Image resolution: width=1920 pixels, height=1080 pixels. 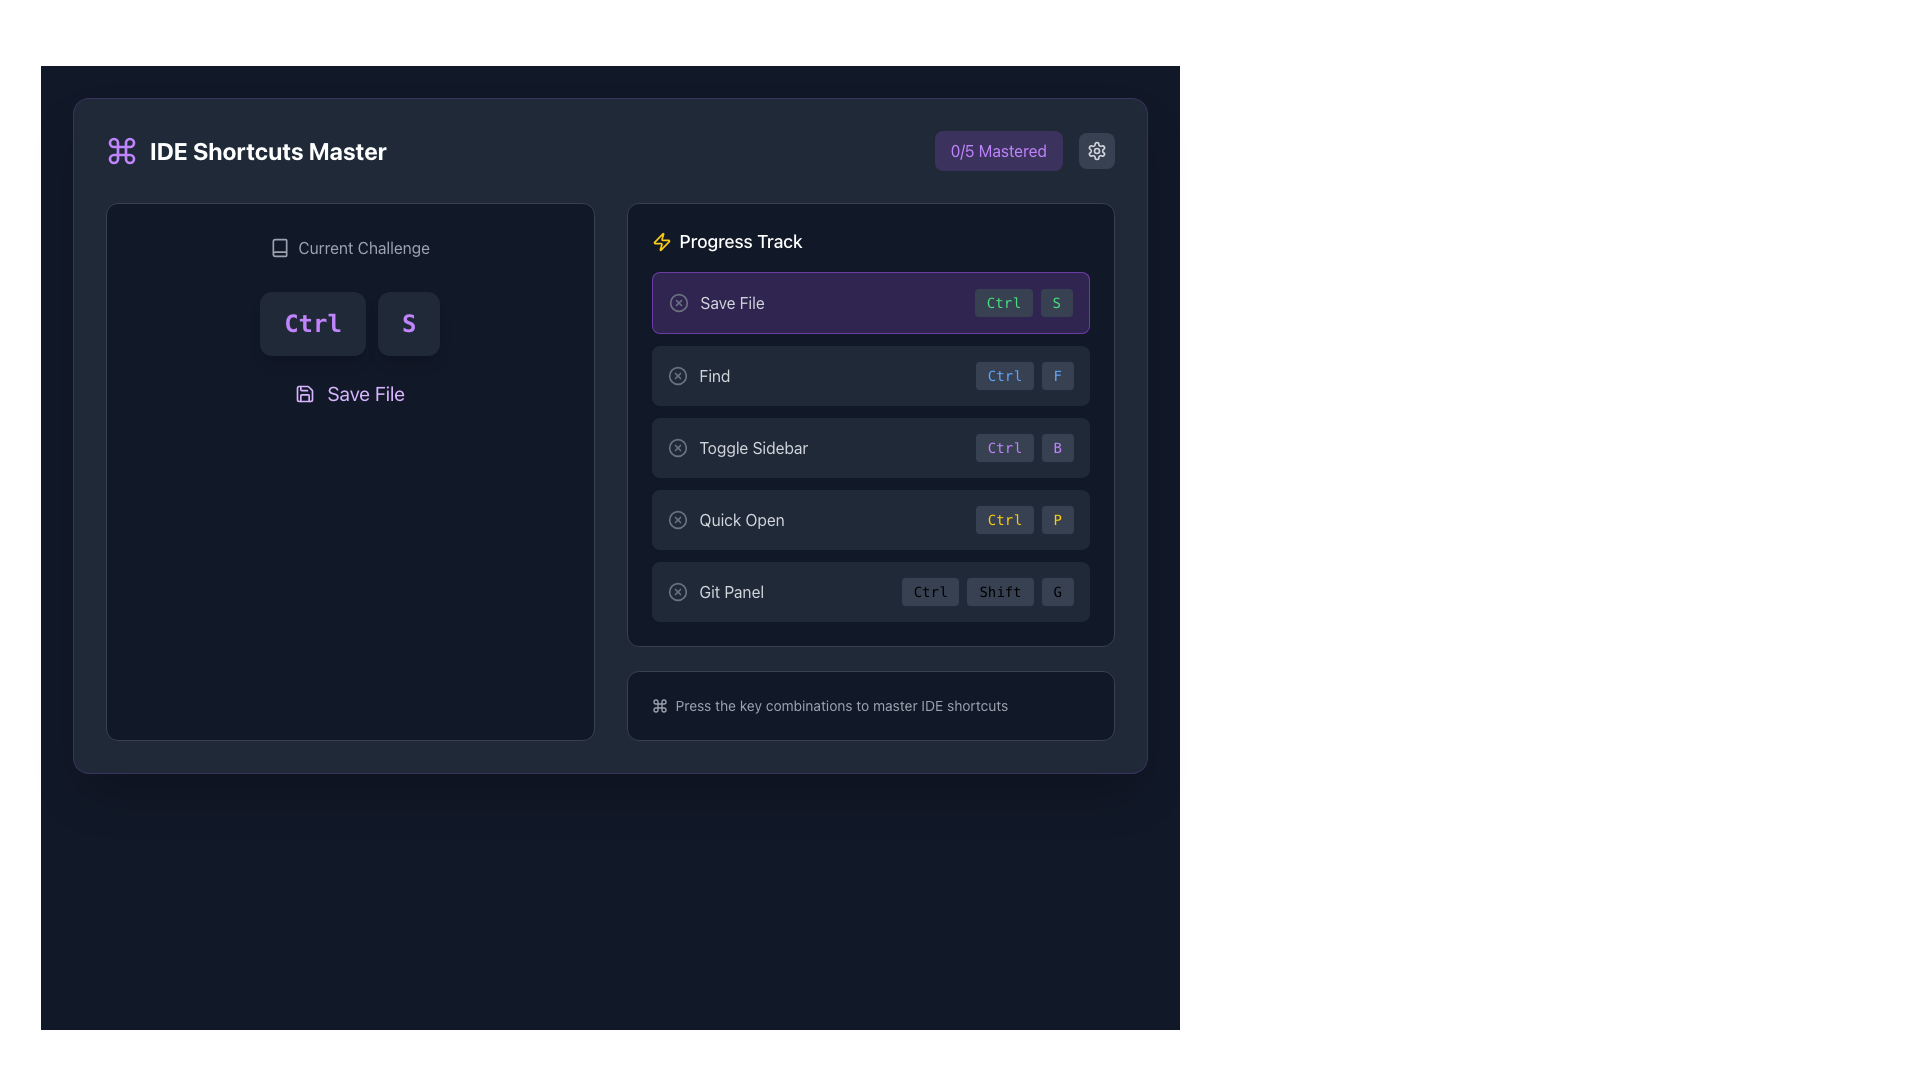 I want to click on the third Text label in the 'Progress Track' section, which is located between the 'Find' and 'Quick Open' options, so click(x=752, y=446).